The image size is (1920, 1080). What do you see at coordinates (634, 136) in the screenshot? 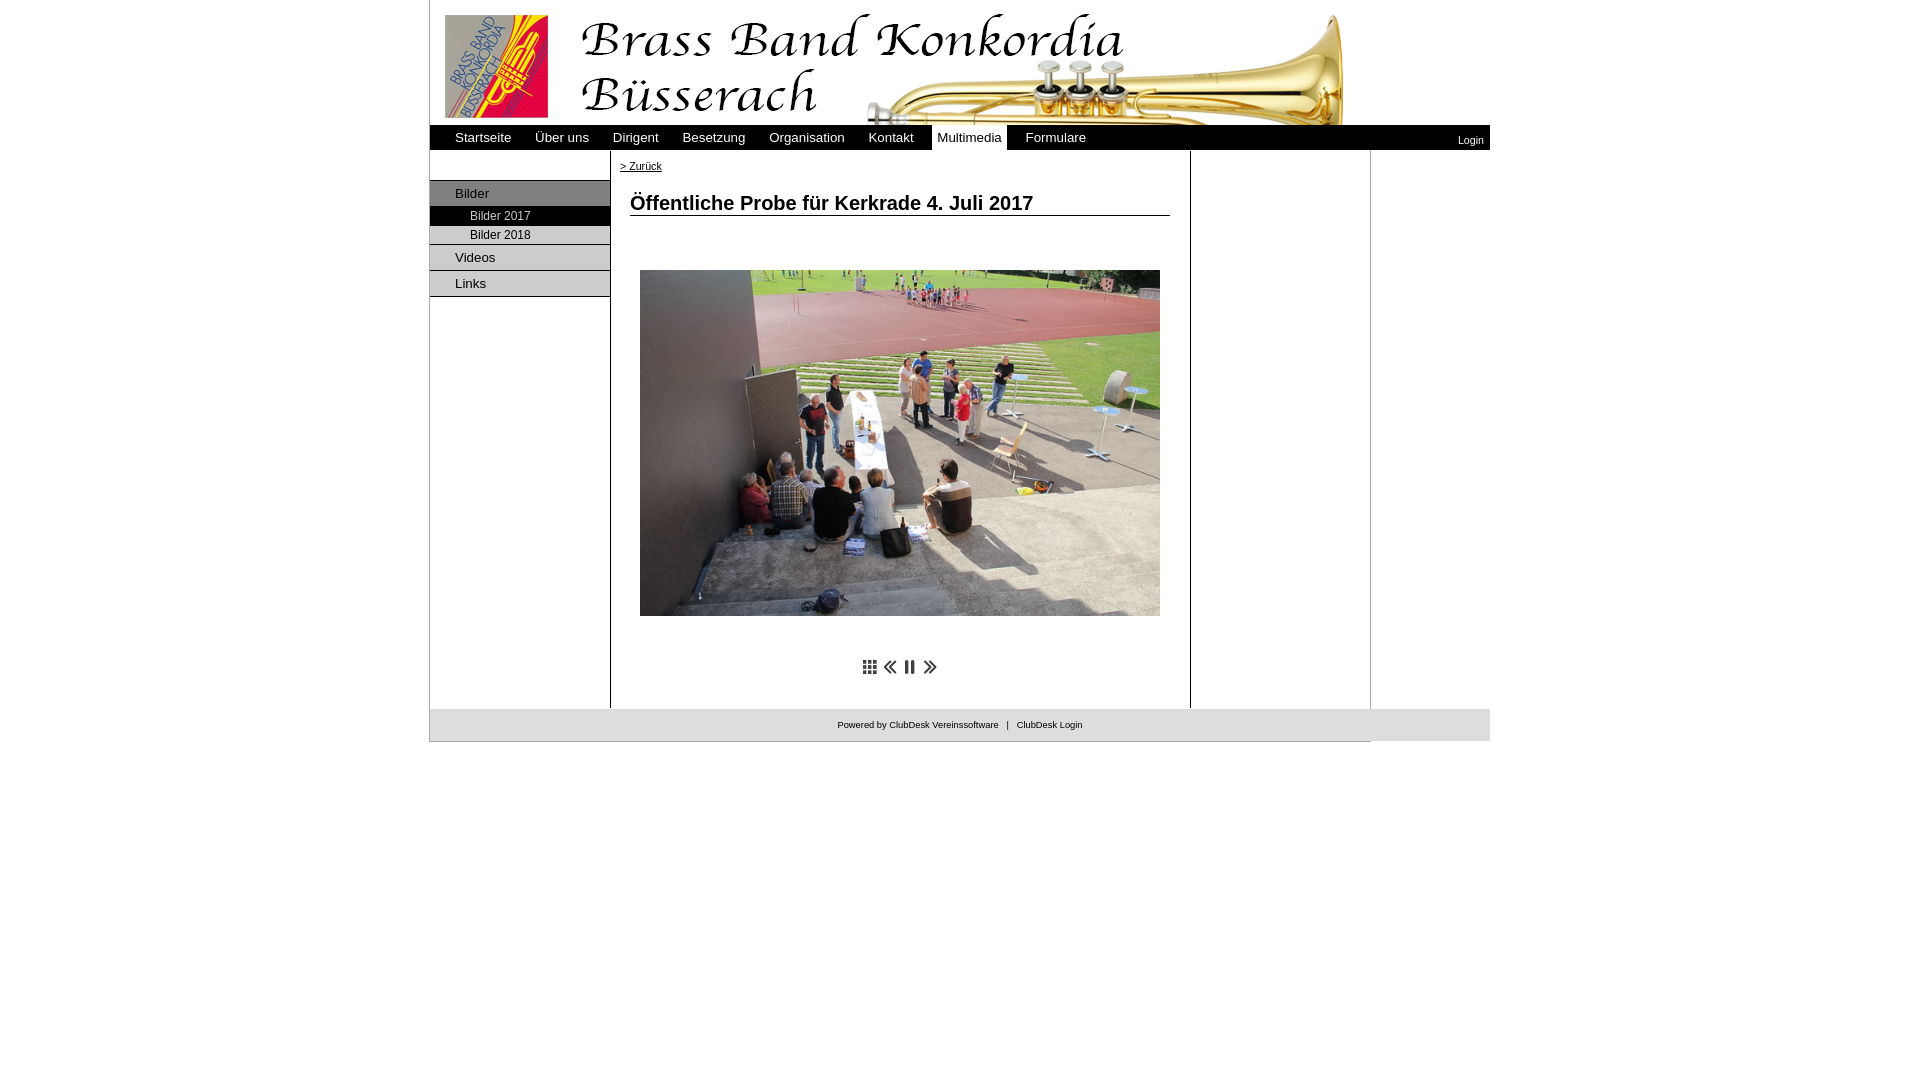
I see `'Dirigent'` at bounding box center [634, 136].